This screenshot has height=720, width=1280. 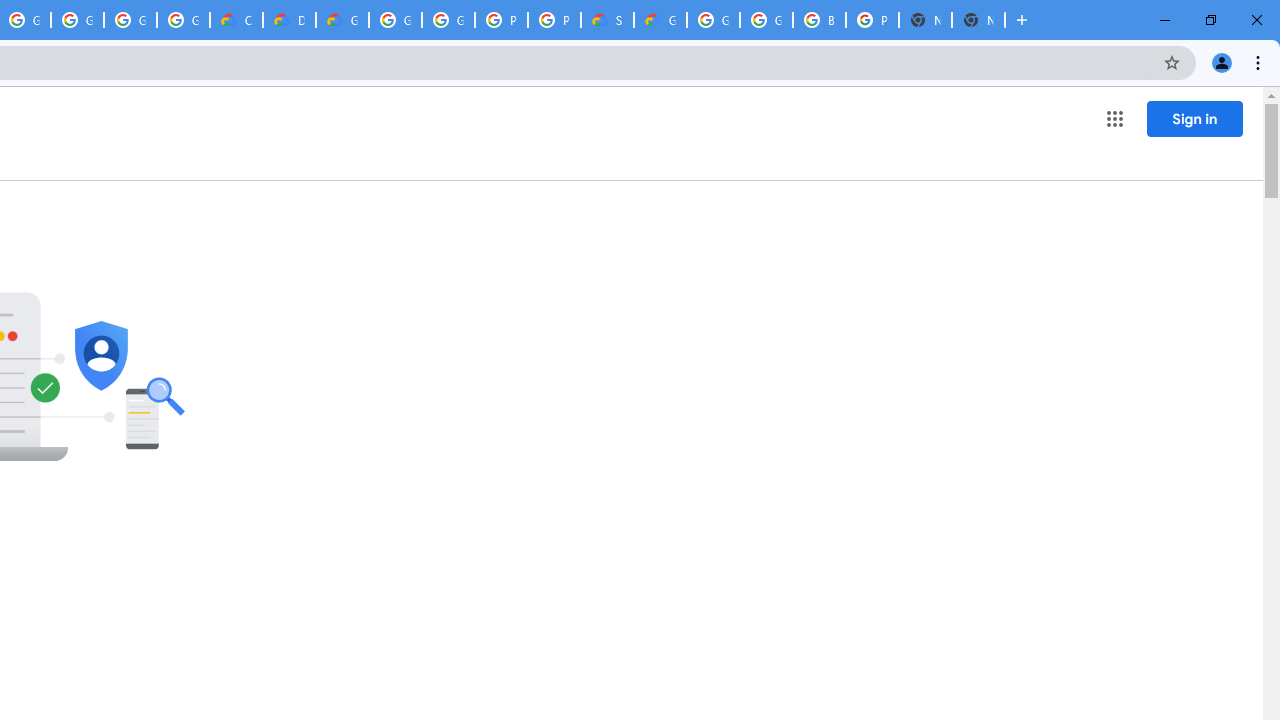 What do you see at coordinates (183, 20) in the screenshot?
I see `'Google Workspace - Specific Terms'` at bounding box center [183, 20].